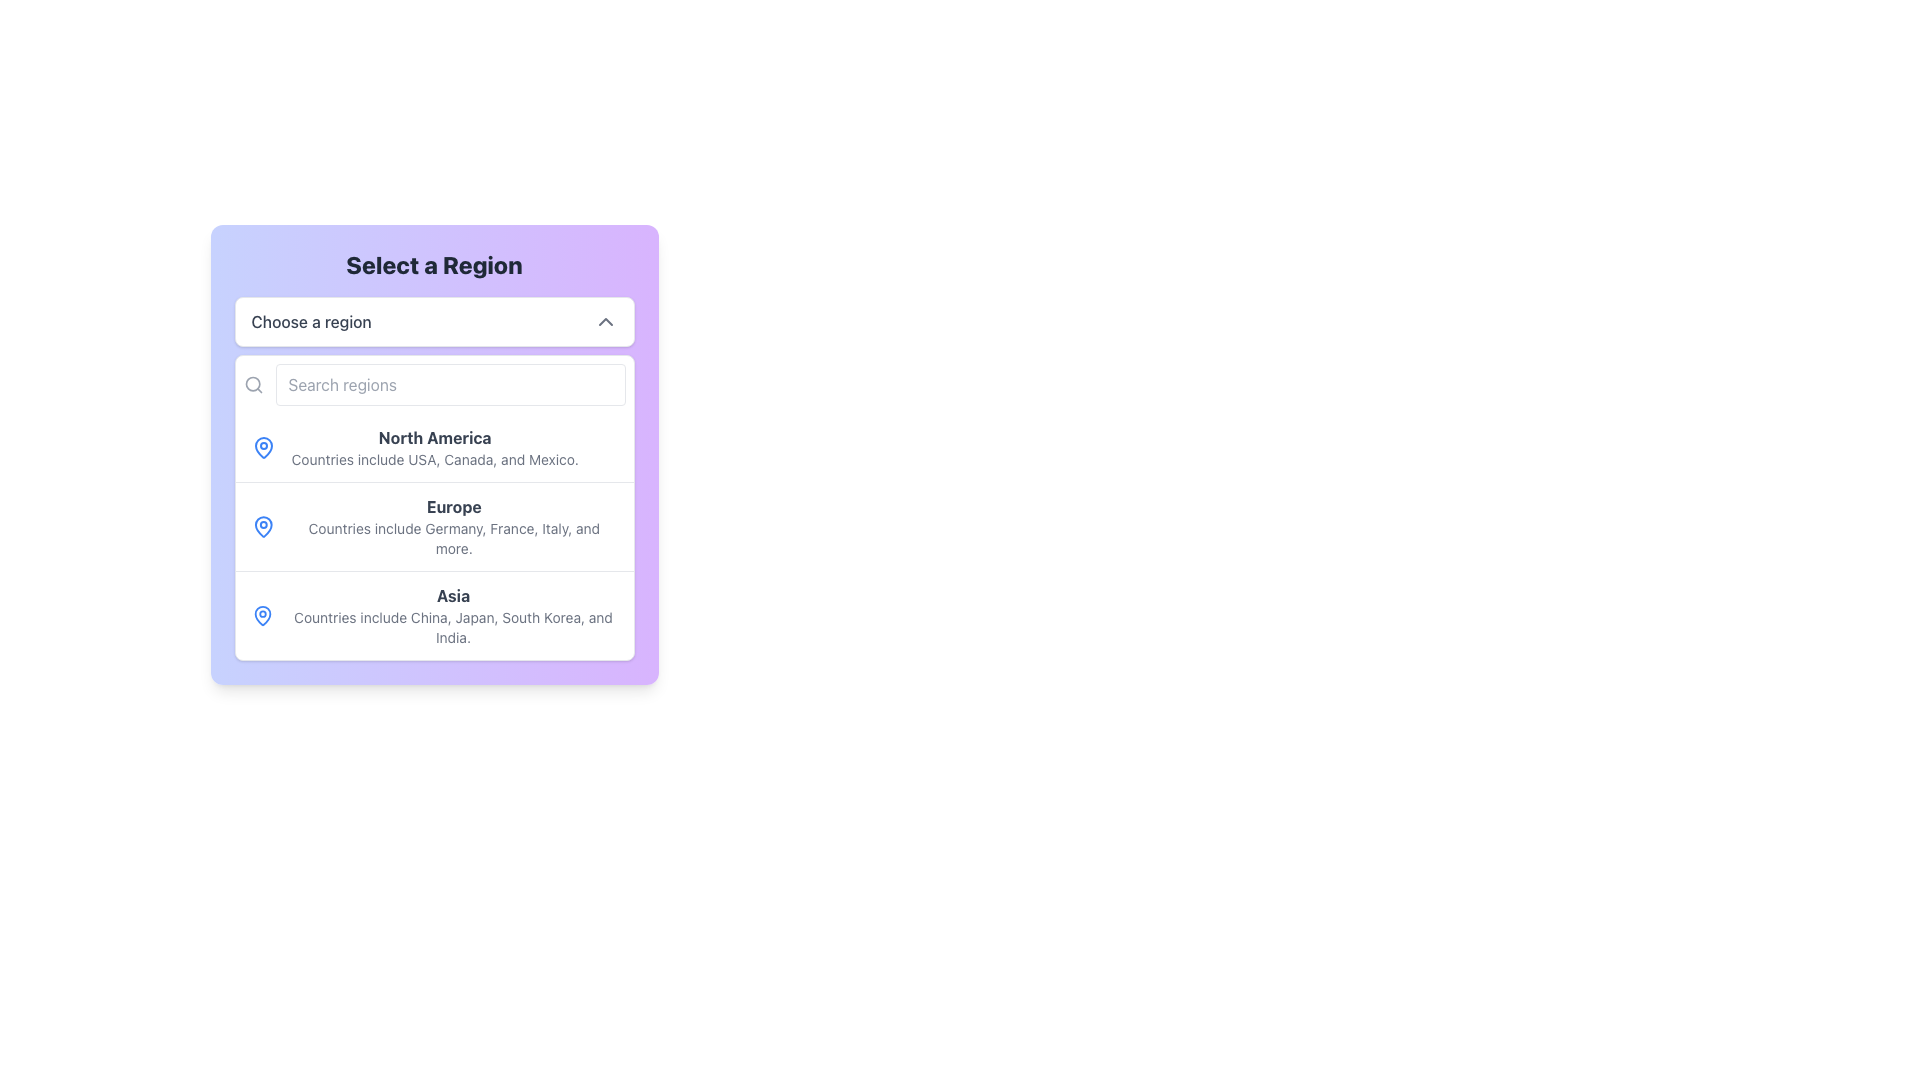 The width and height of the screenshot is (1920, 1080). I want to click on the dropdown trigger labeled 'Choose a region', so click(433, 320).